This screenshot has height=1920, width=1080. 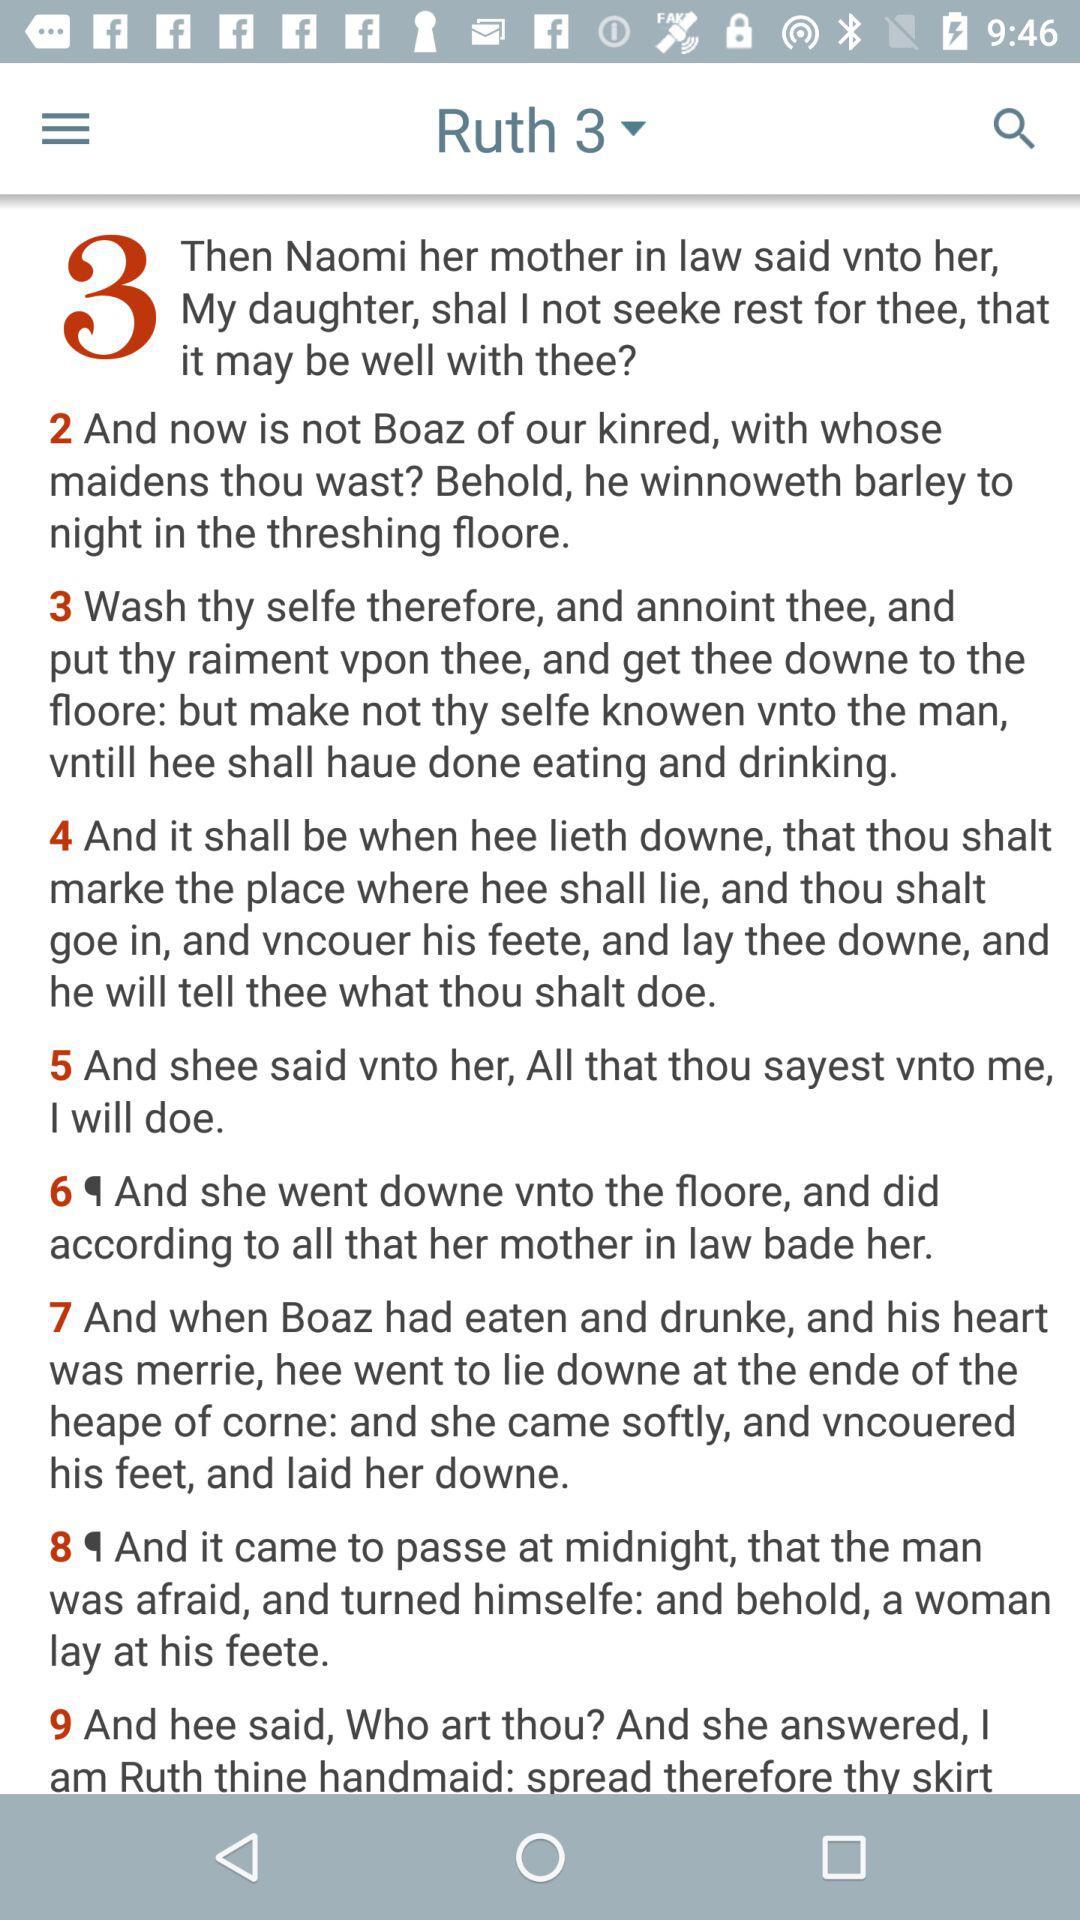 What do you see at coordinates (551, 305) in the screenshot?
I see `the then naomi her item` at bounding box center [551, 305].